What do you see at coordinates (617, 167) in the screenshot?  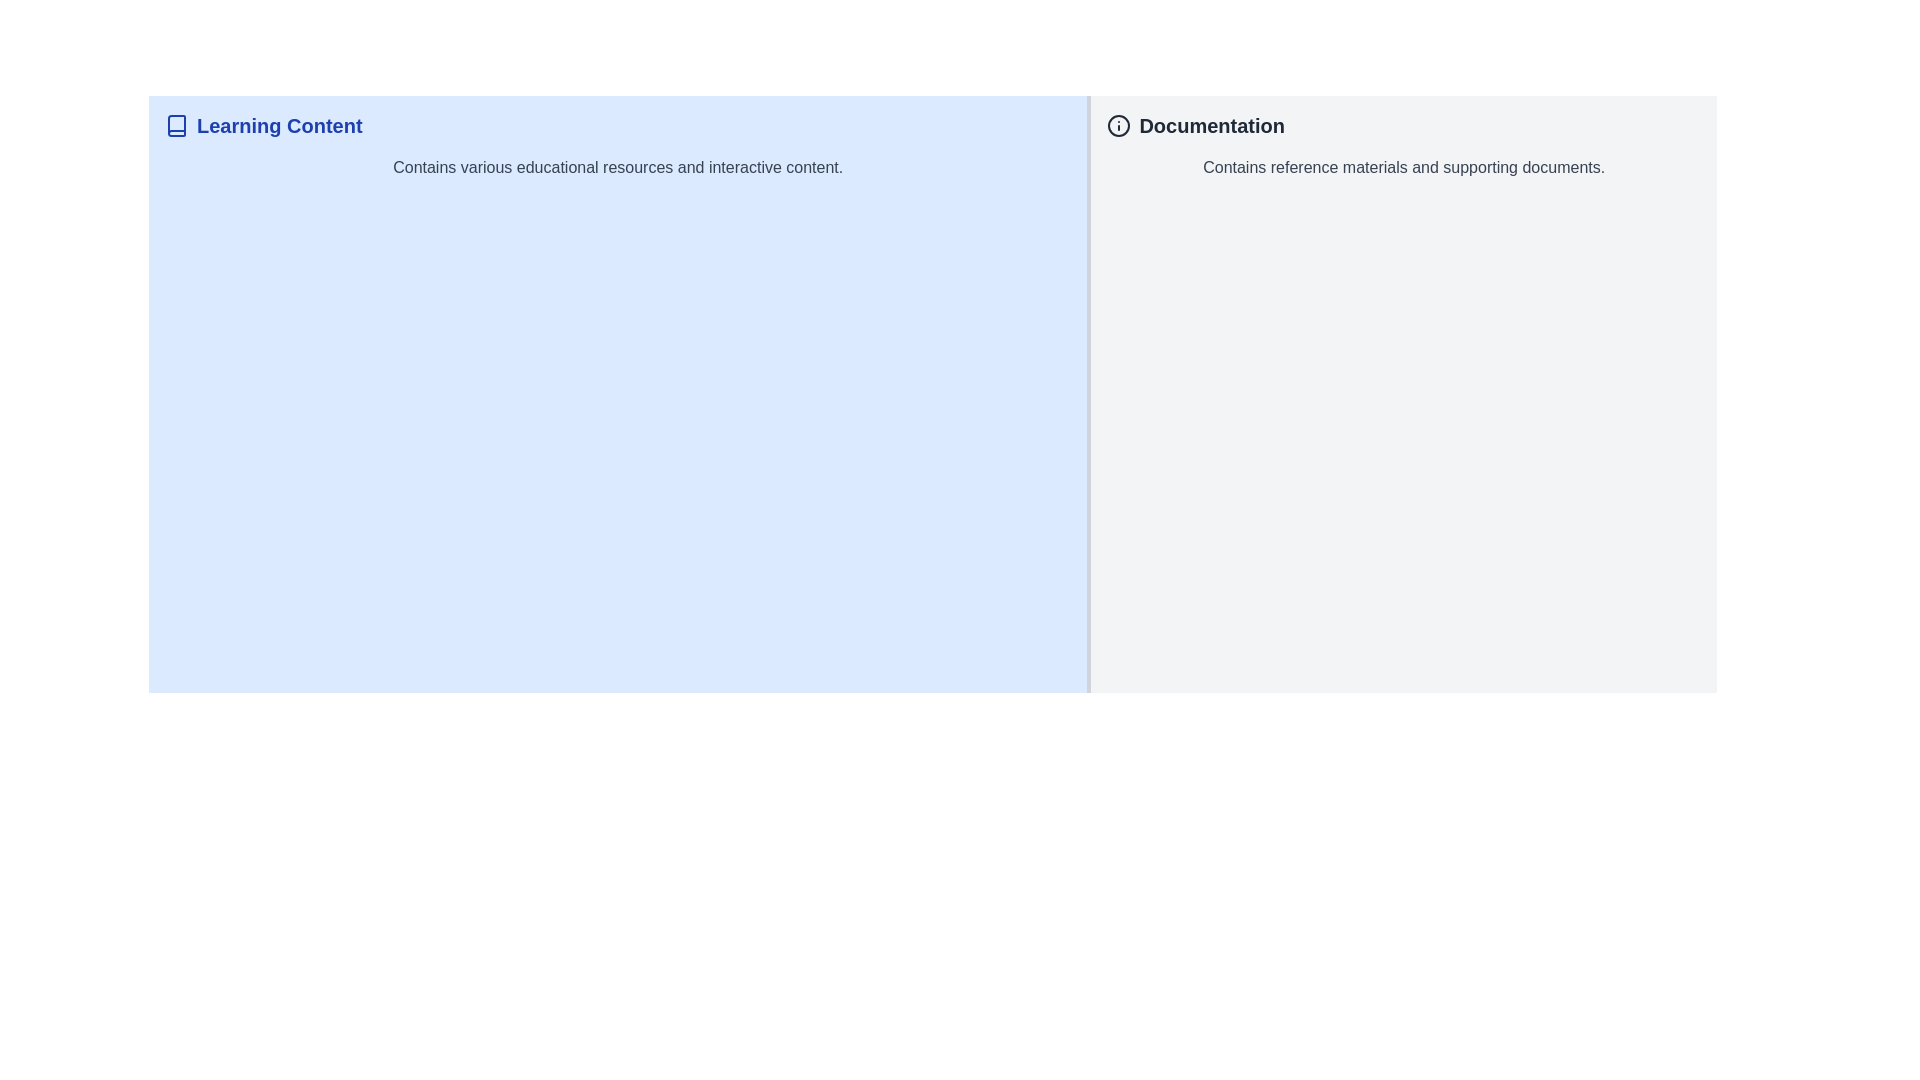 I see `the static text element that describes the section 'Learning Content', positioned below the headline and above the 'Shrink' button` at bounding box center [617, 167].